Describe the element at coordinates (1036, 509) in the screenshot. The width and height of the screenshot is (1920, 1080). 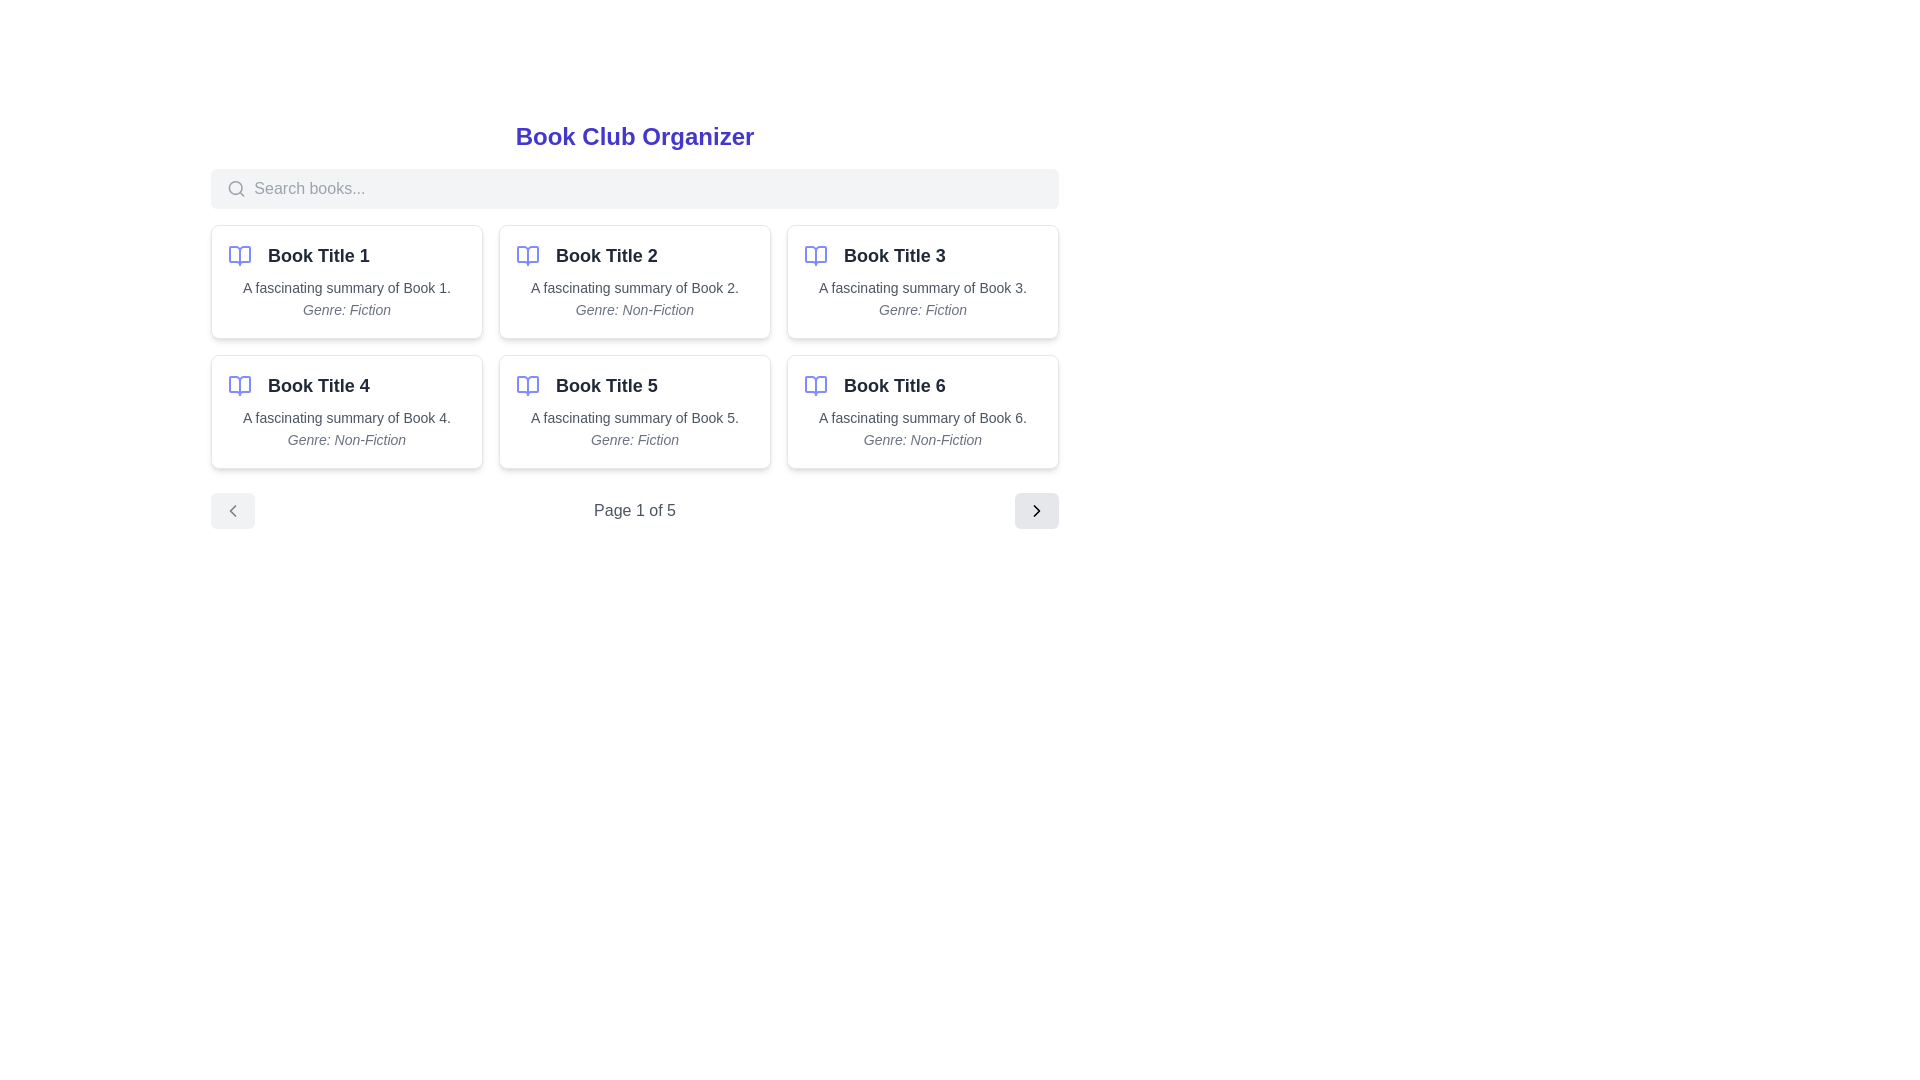
I see `the pagination control icon located at the bottom-right corner of the visible content area` at that location.